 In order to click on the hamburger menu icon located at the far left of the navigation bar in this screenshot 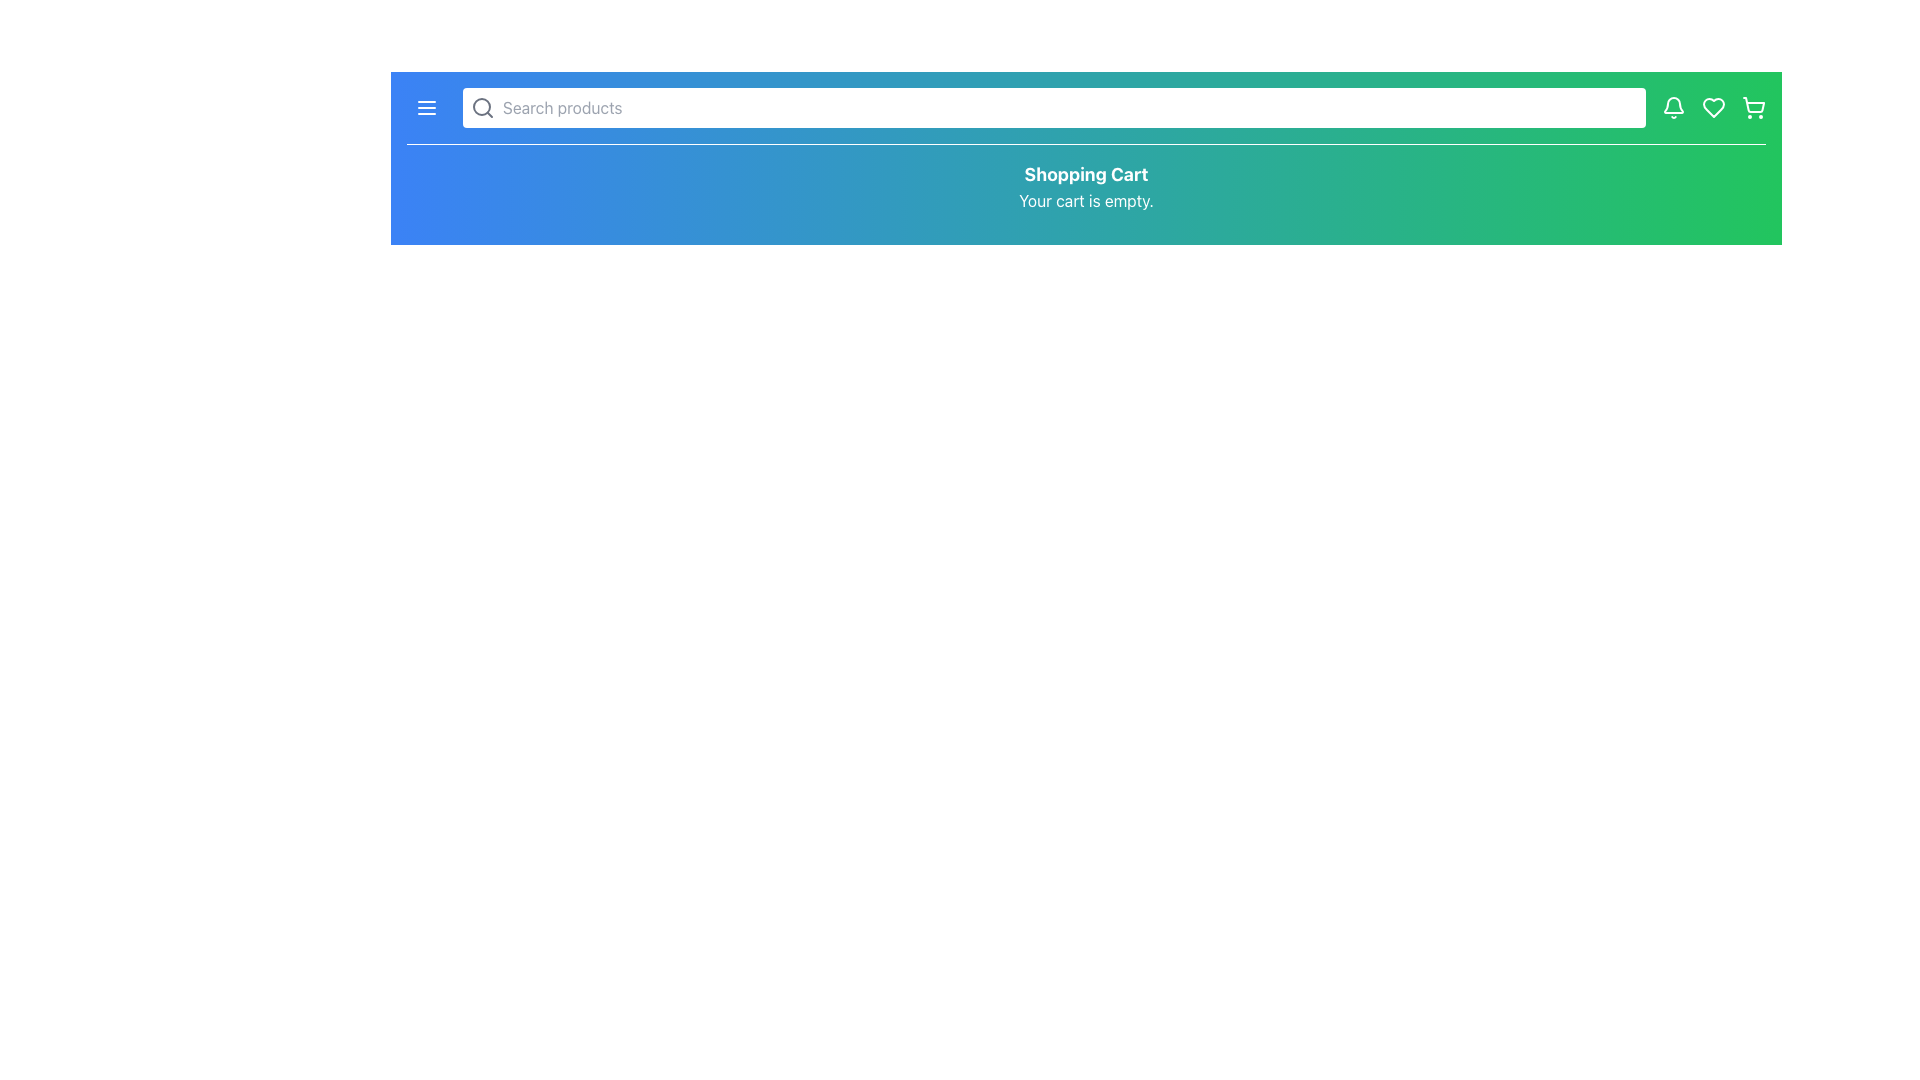, I will do `click(426, 108)`.